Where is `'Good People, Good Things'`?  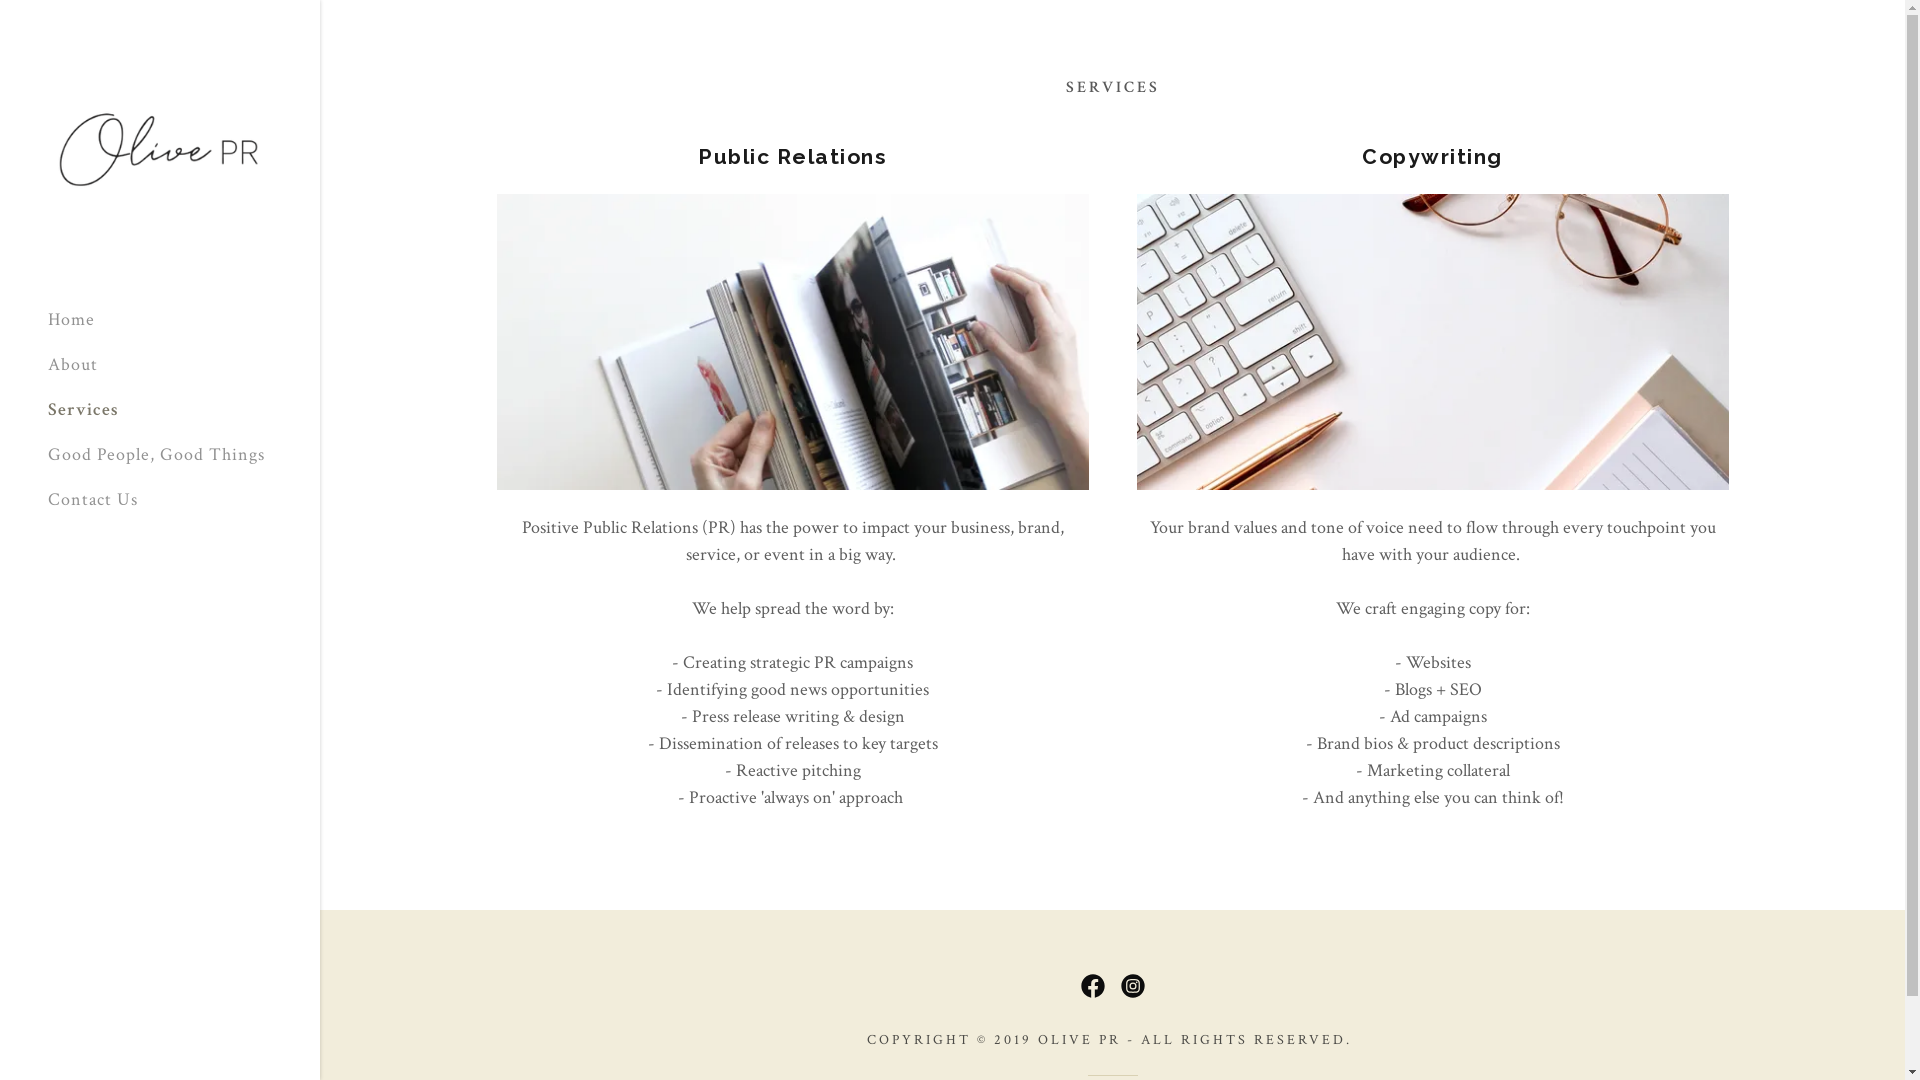
'Good People, Good Things' is located at coordinates (155, 454).